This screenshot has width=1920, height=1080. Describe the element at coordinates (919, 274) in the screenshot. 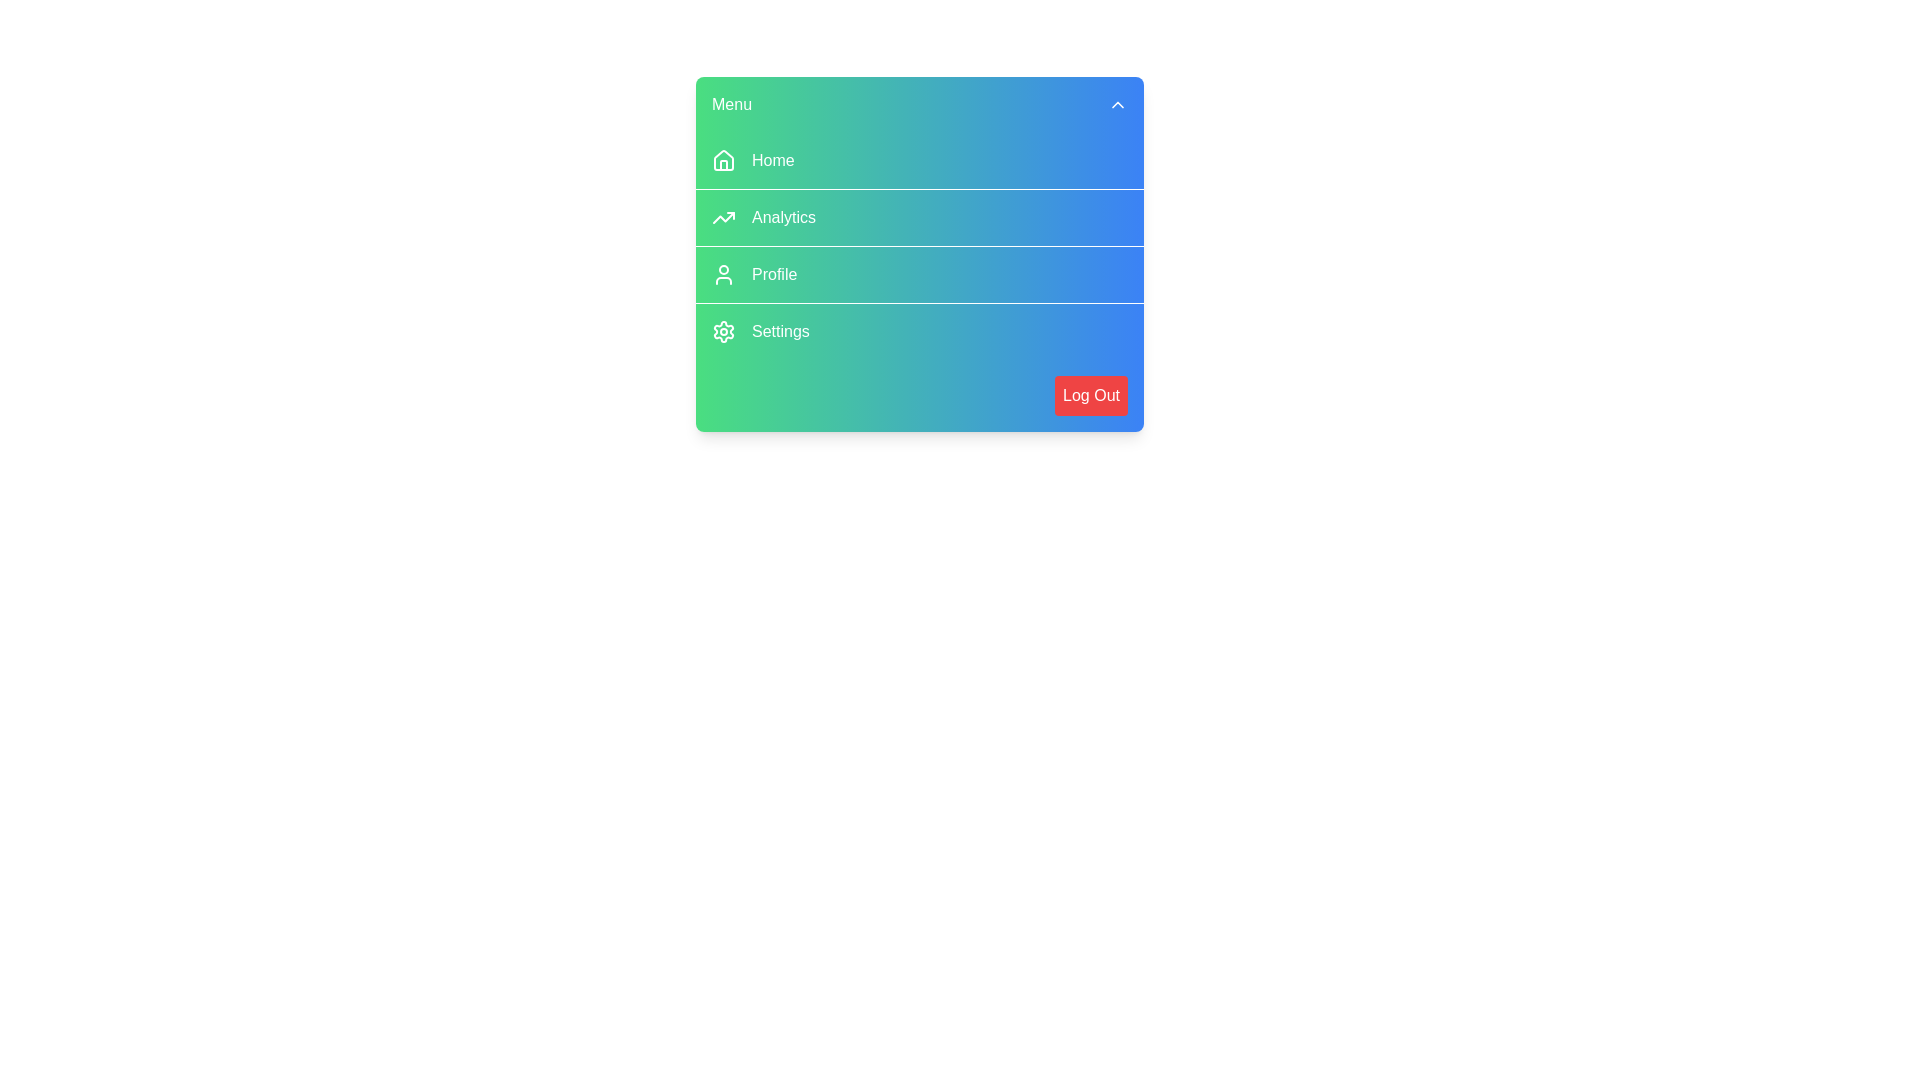

I see `the menu item Profile to navigate` at that location.